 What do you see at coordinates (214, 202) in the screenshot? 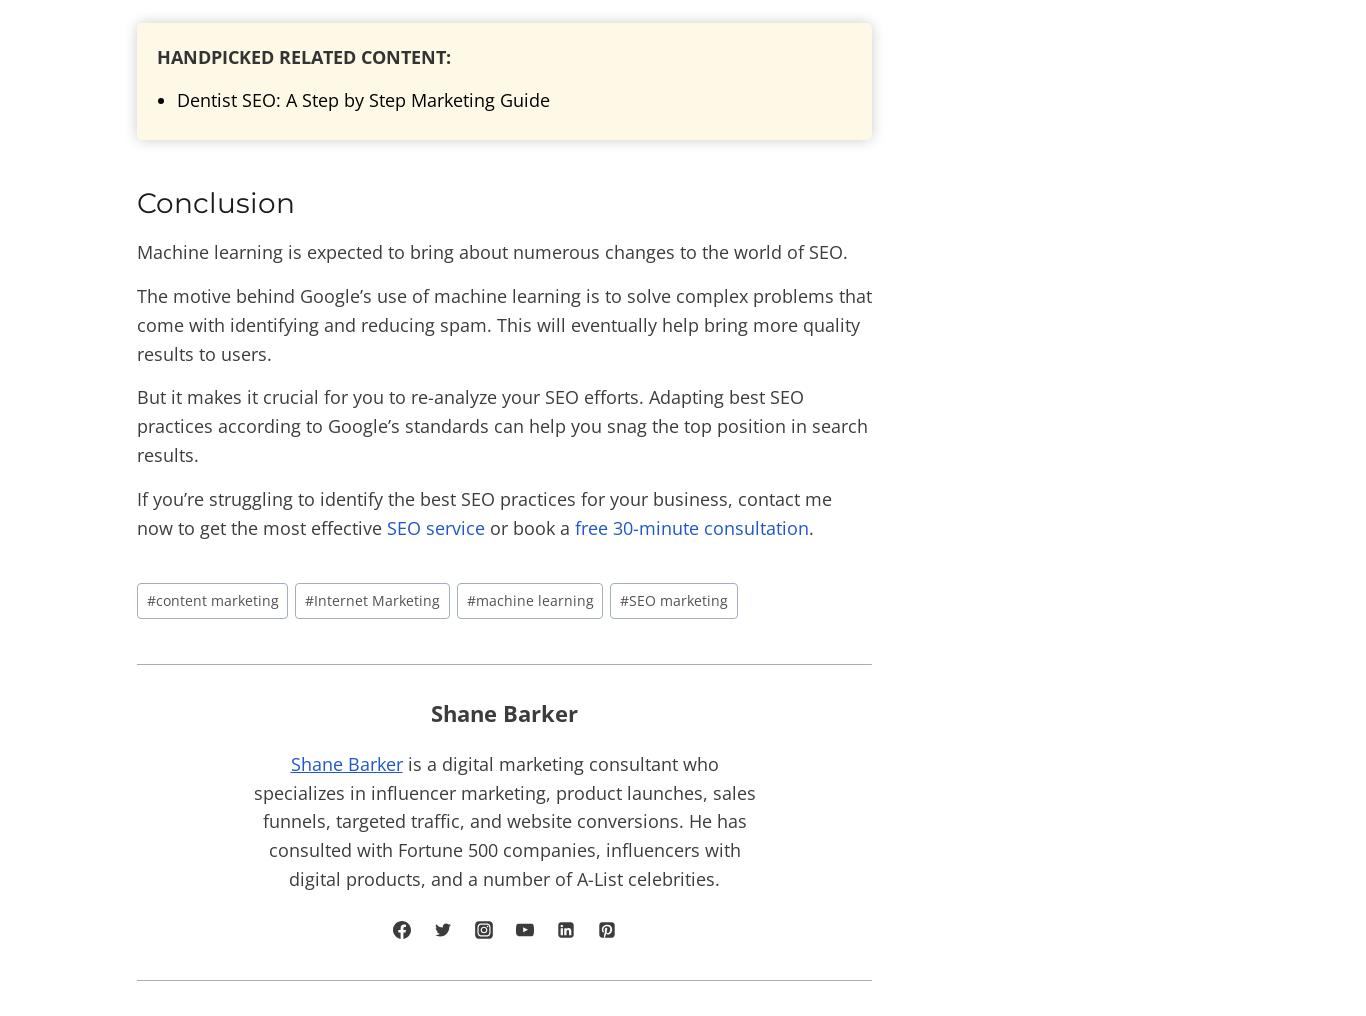
I see `'Conclusion'` at bounding box center [214, 202].